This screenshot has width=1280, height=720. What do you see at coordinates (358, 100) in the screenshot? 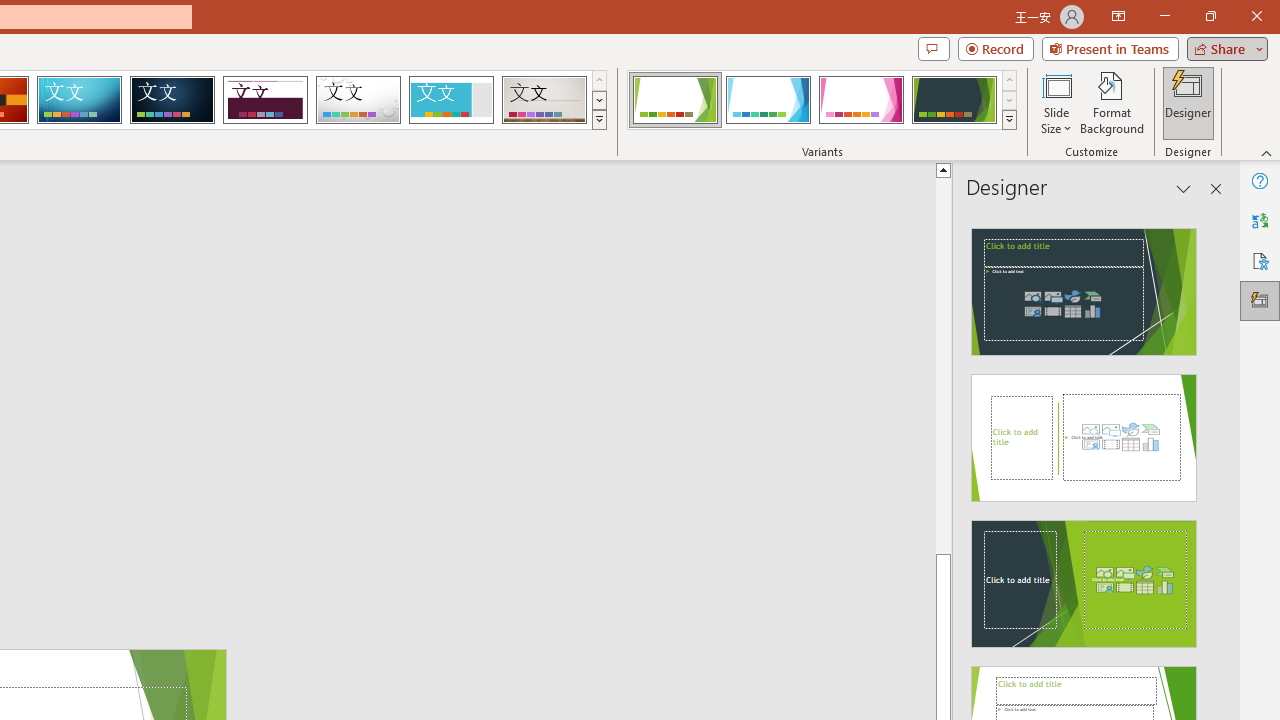
I see `'Droplet'` at bounding box center [358, 100].